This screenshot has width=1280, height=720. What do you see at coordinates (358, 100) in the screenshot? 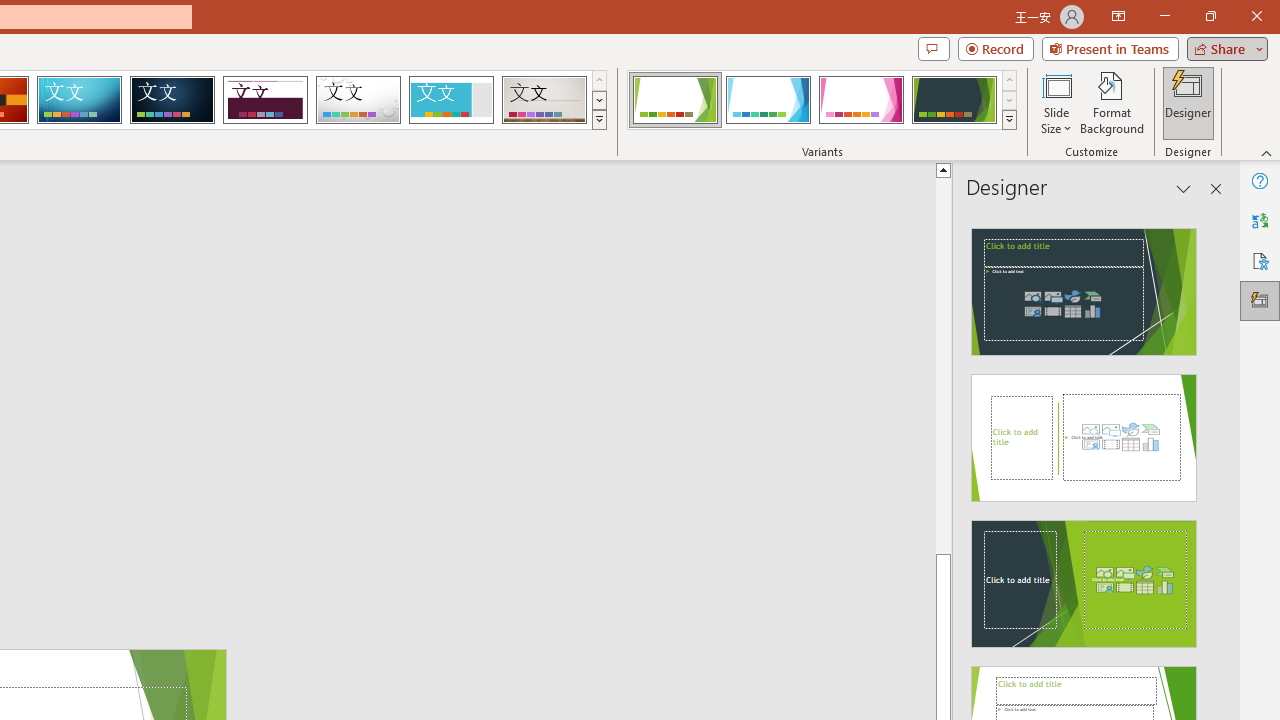
I see `'Droplet'` at bounding box center [358, 100].